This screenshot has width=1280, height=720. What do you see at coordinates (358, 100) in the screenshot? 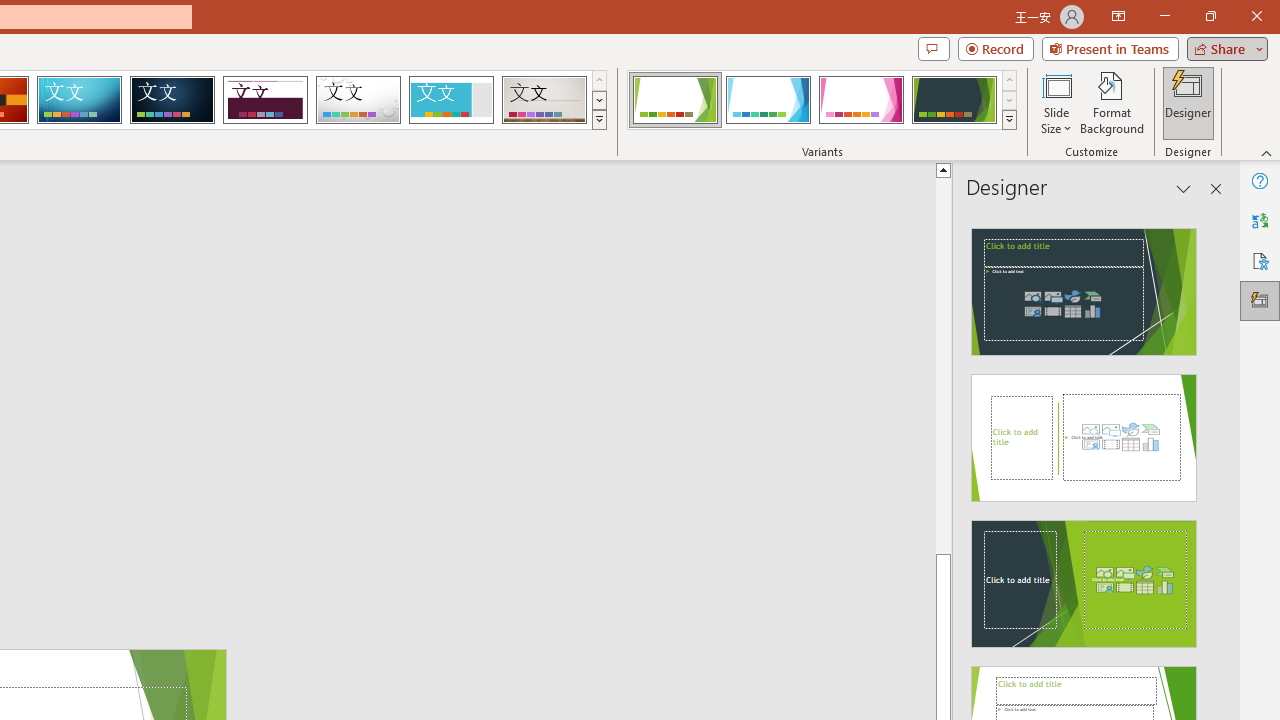
I see `'Droplet'` at bounding box center [358, 100].